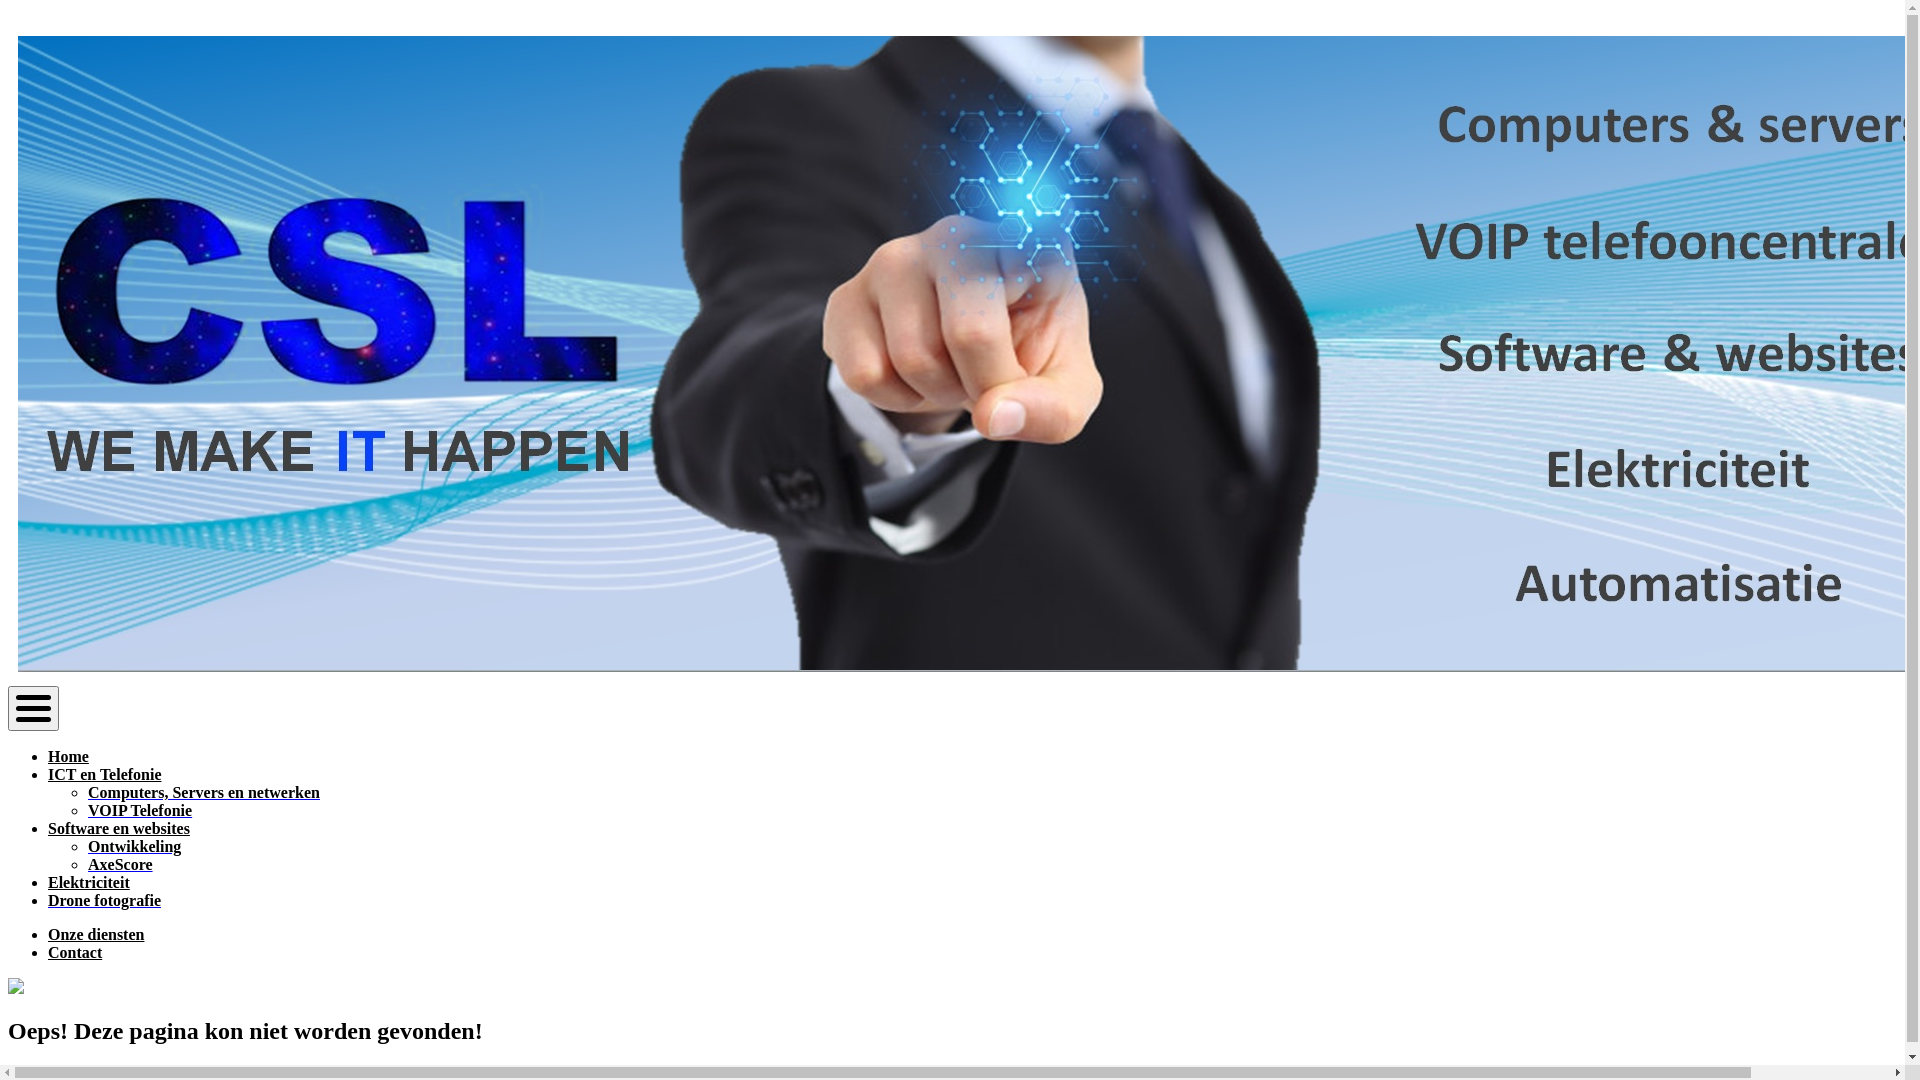 The height and width of the screenshot is (1080, 1920). What do you see at coordinates (133, 846) in the screenshot?
I see `'Ontwikkeling'` at bounding box center [133, 846].